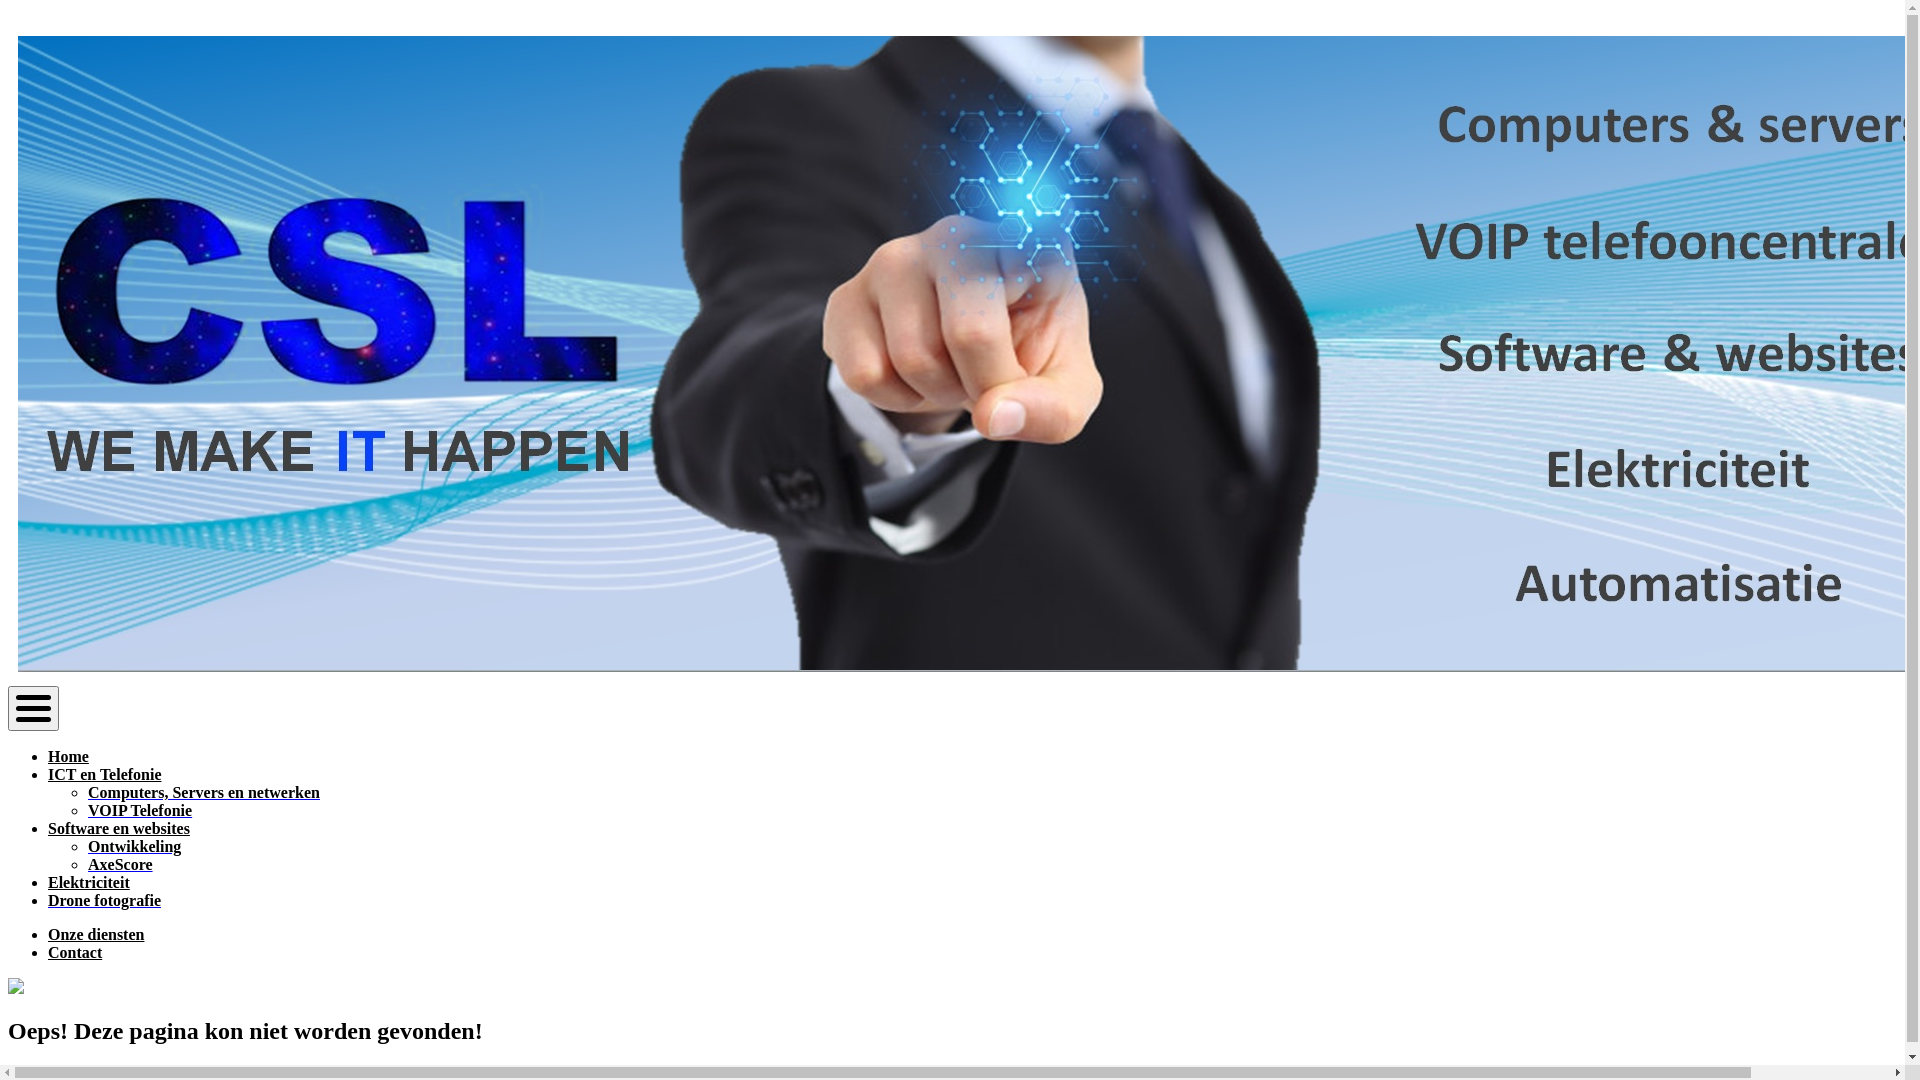 The height and width of the screenshot is (1080, 1920). What do you see at coordinates (133, 846) in the screenshot?
I see `'Ontwikkeling'` at bounding box center [133, 846].